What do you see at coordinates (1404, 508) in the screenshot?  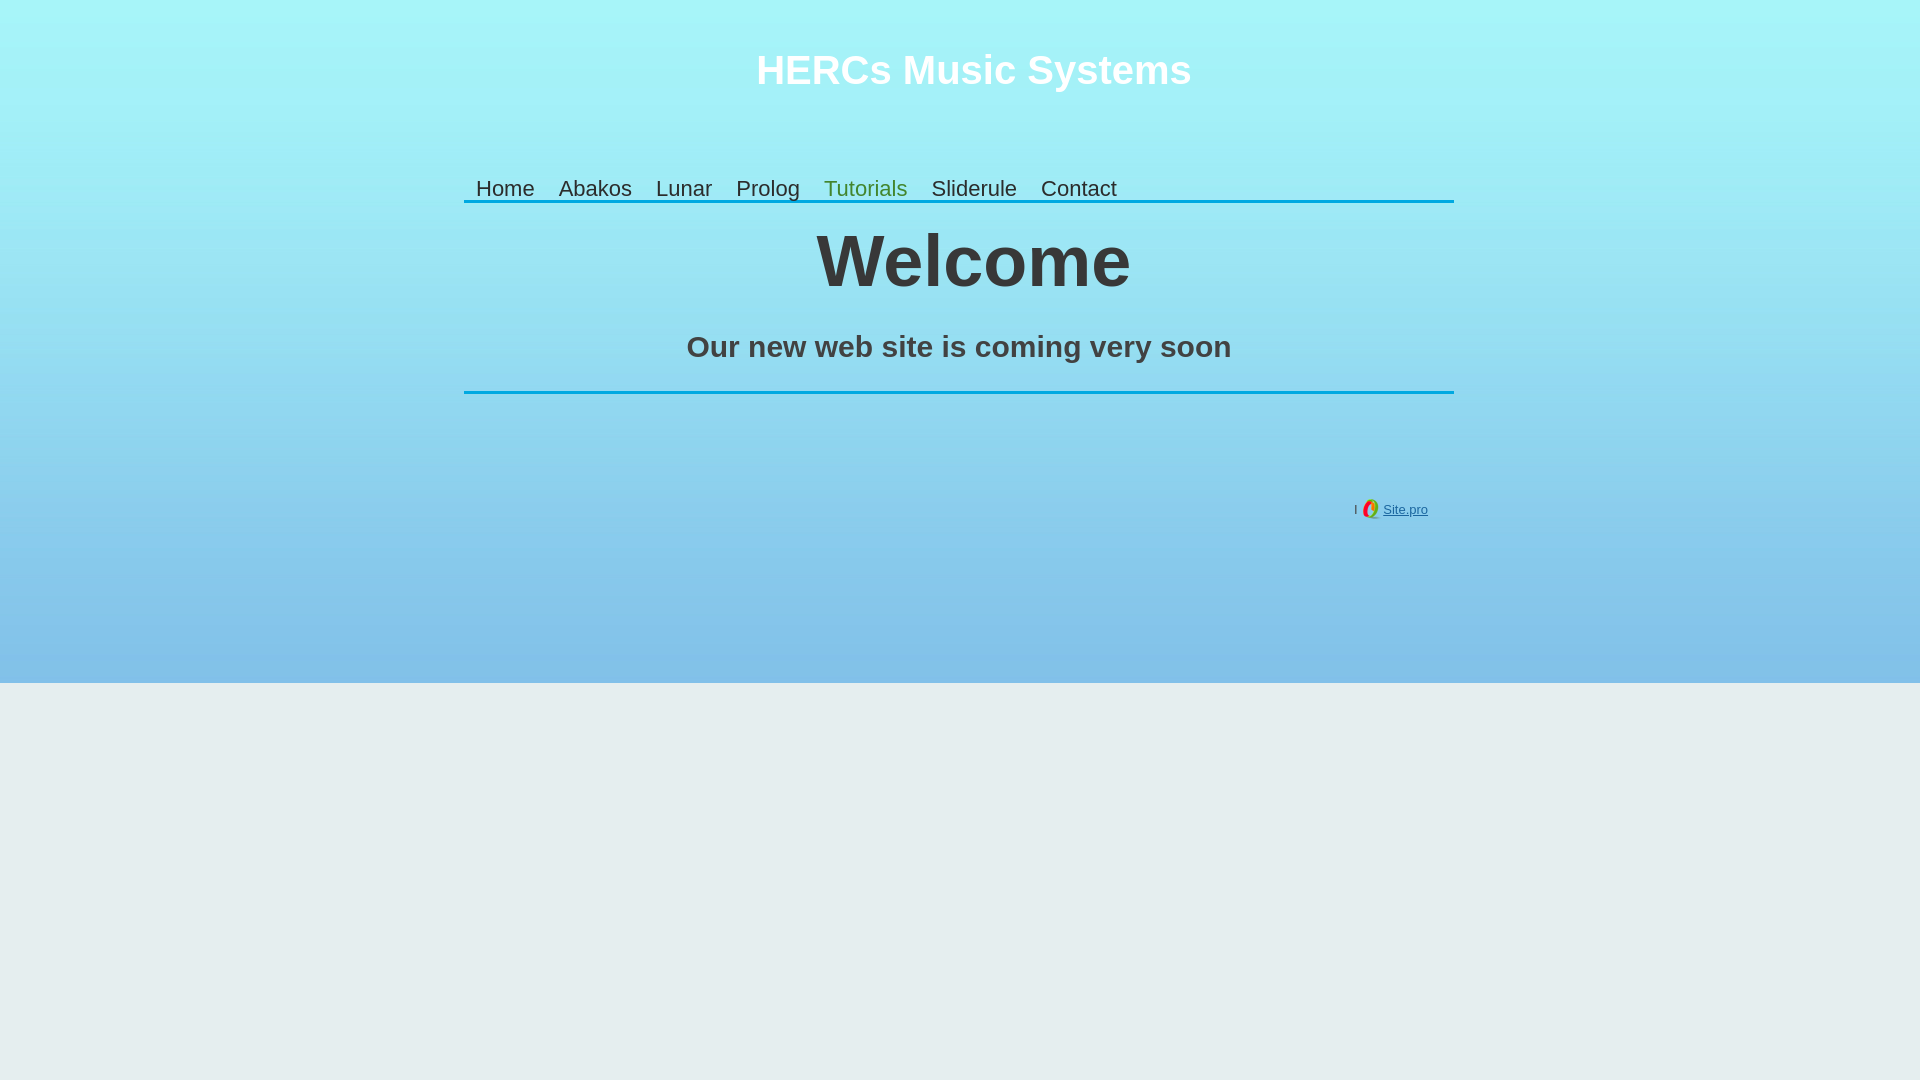 I see `'Site.pro'` at bounding box center [1404, 508].